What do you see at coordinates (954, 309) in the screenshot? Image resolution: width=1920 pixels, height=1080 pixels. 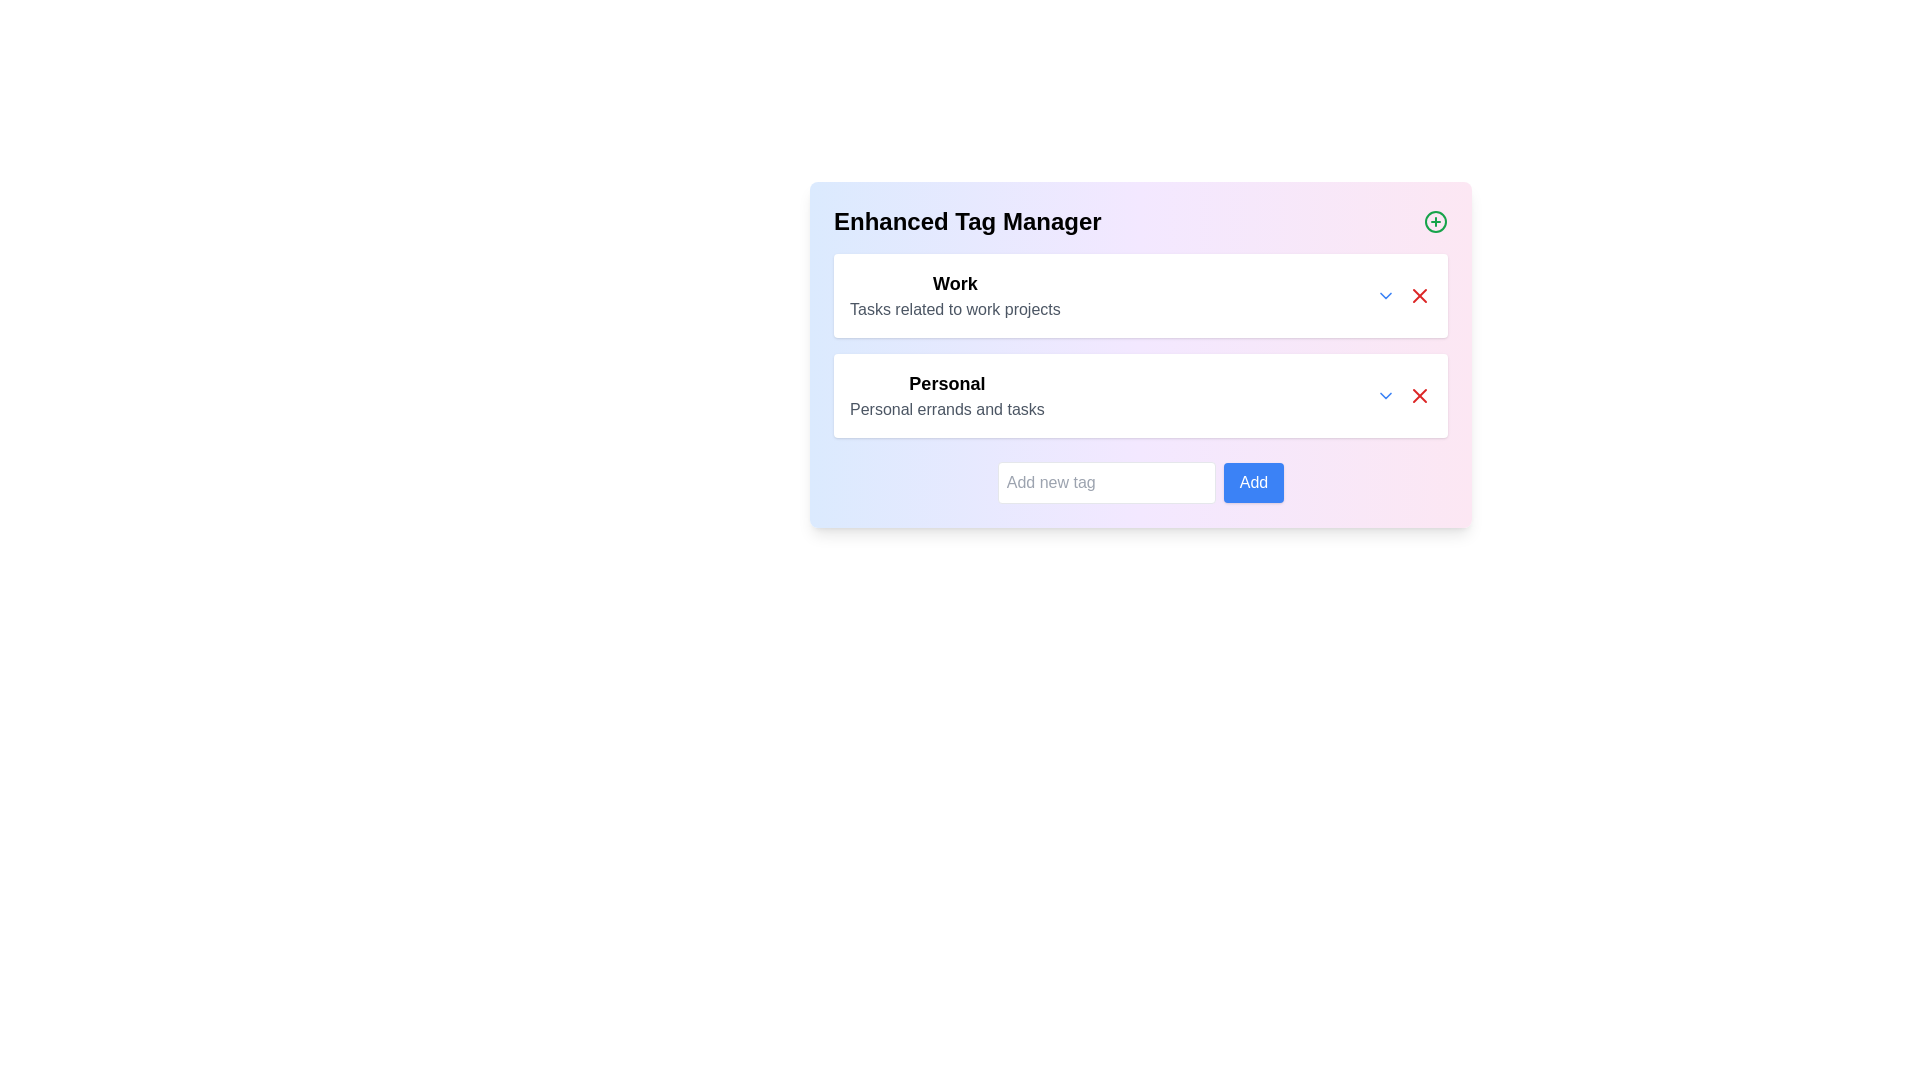 I see `the Text Label that provides supplementary description for the 'Work' section, located beneath the title 'Work' in the top section of the card-like interface` at bounding box center [954, 309].